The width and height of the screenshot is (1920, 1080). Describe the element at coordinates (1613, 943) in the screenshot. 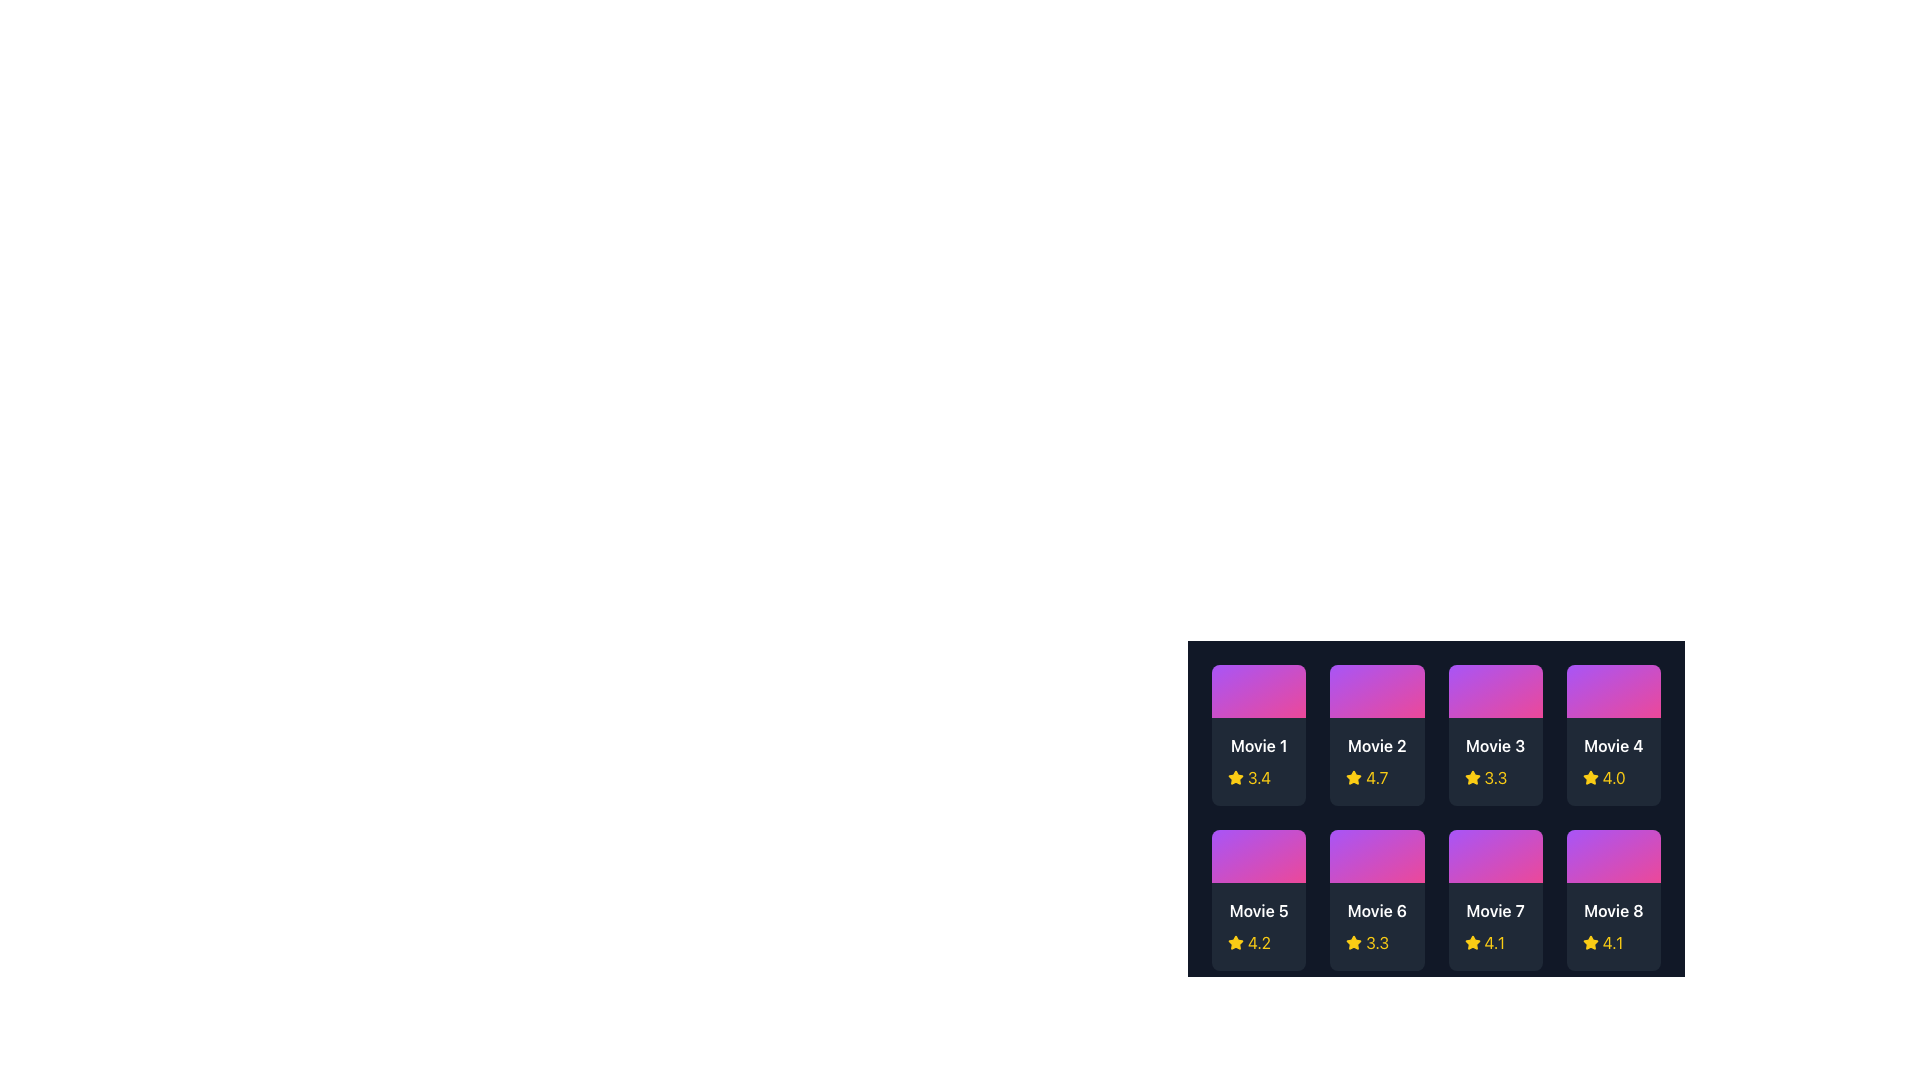

I see `the numeric value '4.1' displayed in the Rating component located at the bottom-right of the 'Movie 8' card` at that location.